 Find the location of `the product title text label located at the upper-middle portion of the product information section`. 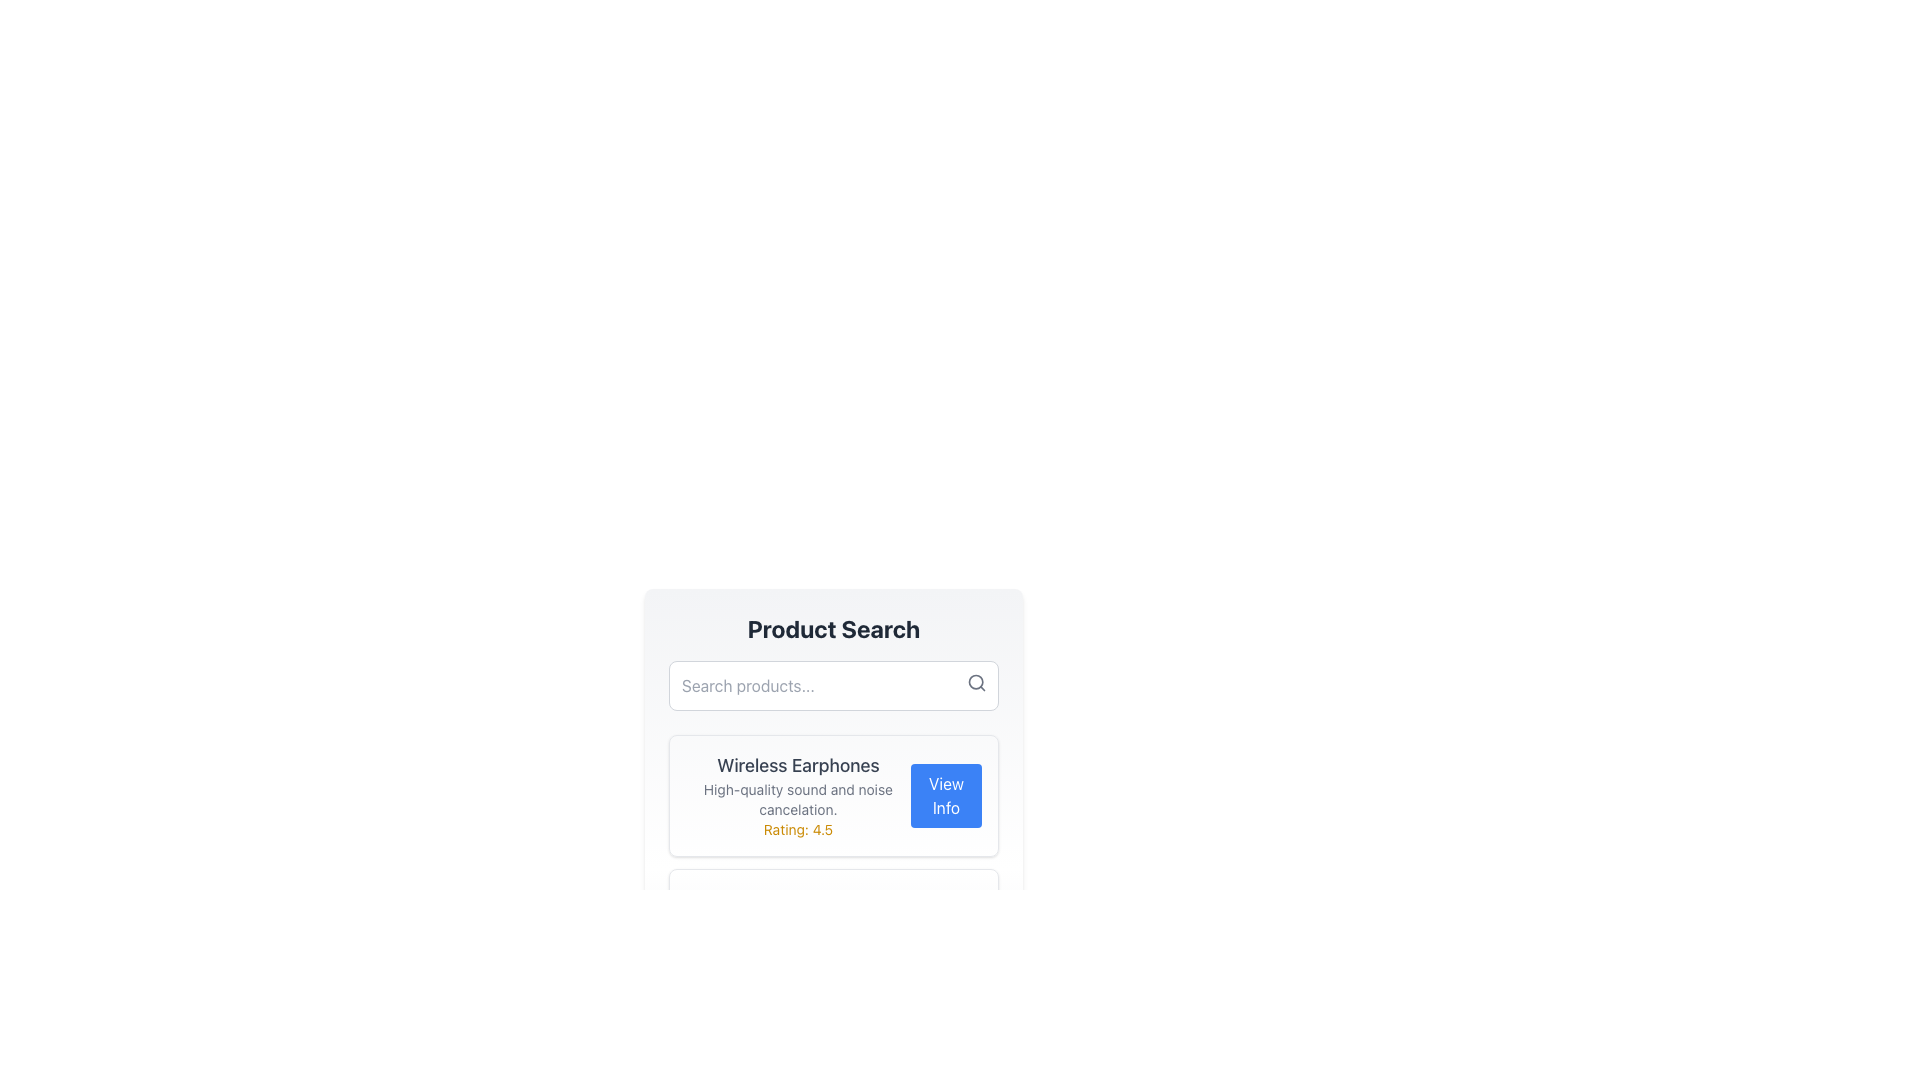

the product title text label located at the upper-middle portion of the product information section is located at coordinates (797, 765).